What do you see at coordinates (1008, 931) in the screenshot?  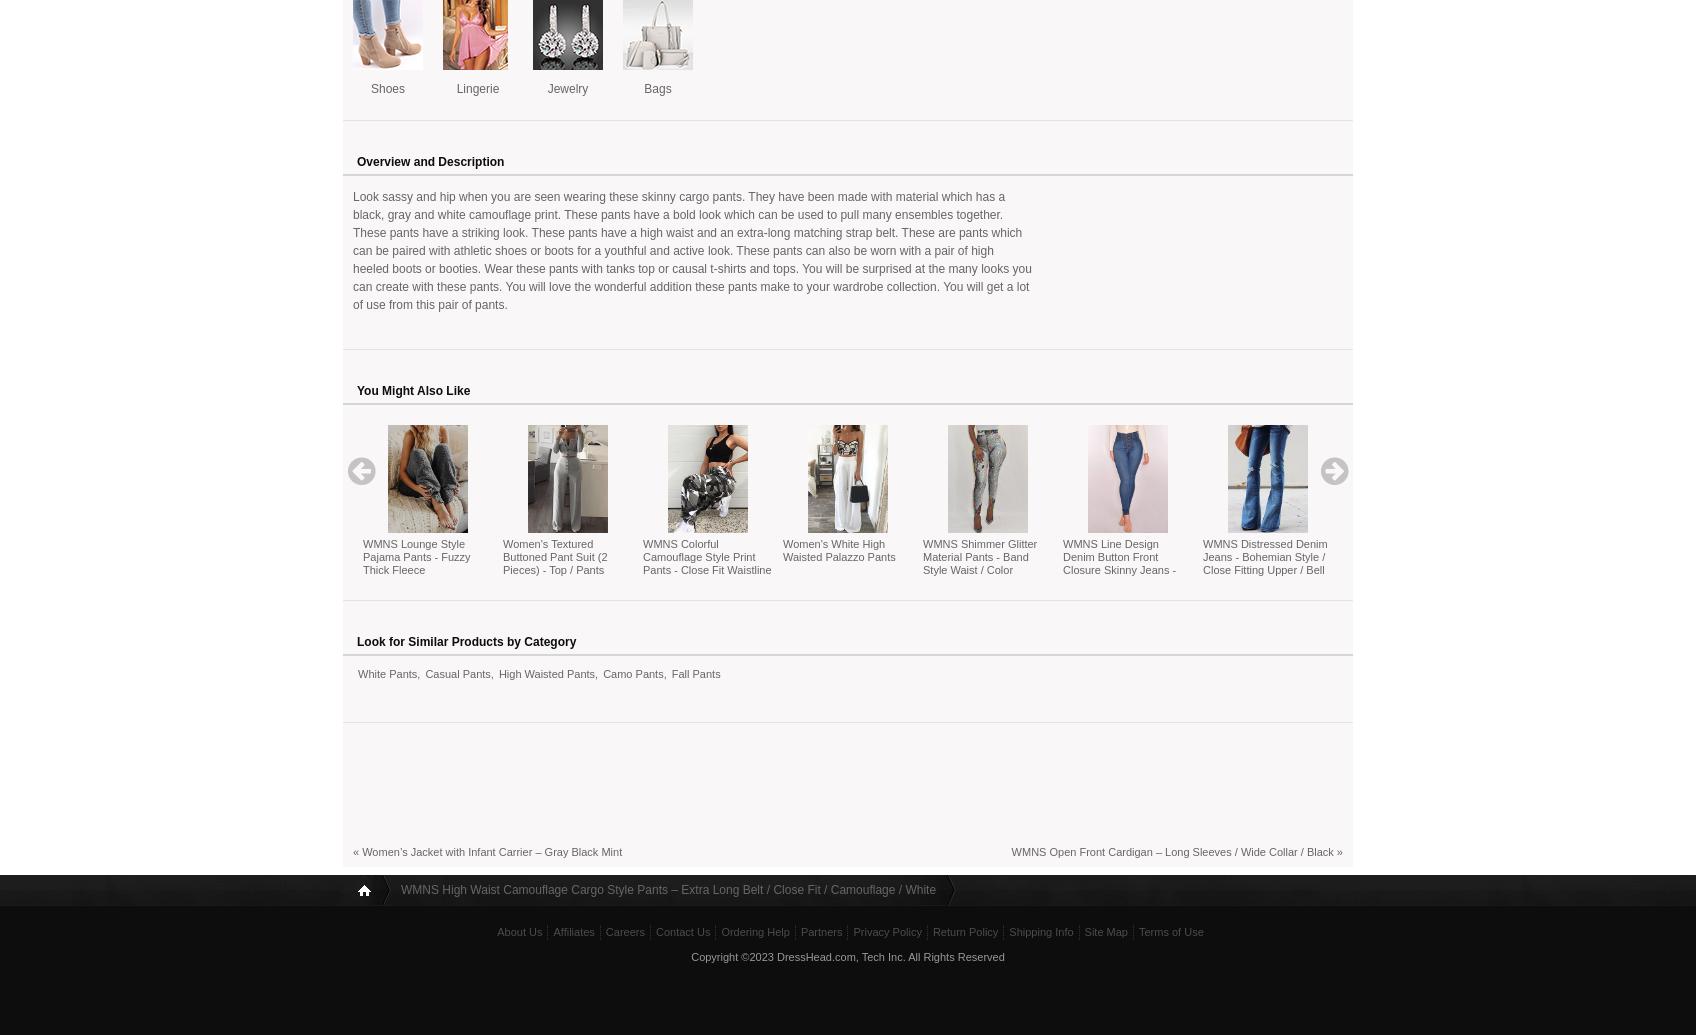 I see `'Shipping Info'` at bounding box center [1008, 931].